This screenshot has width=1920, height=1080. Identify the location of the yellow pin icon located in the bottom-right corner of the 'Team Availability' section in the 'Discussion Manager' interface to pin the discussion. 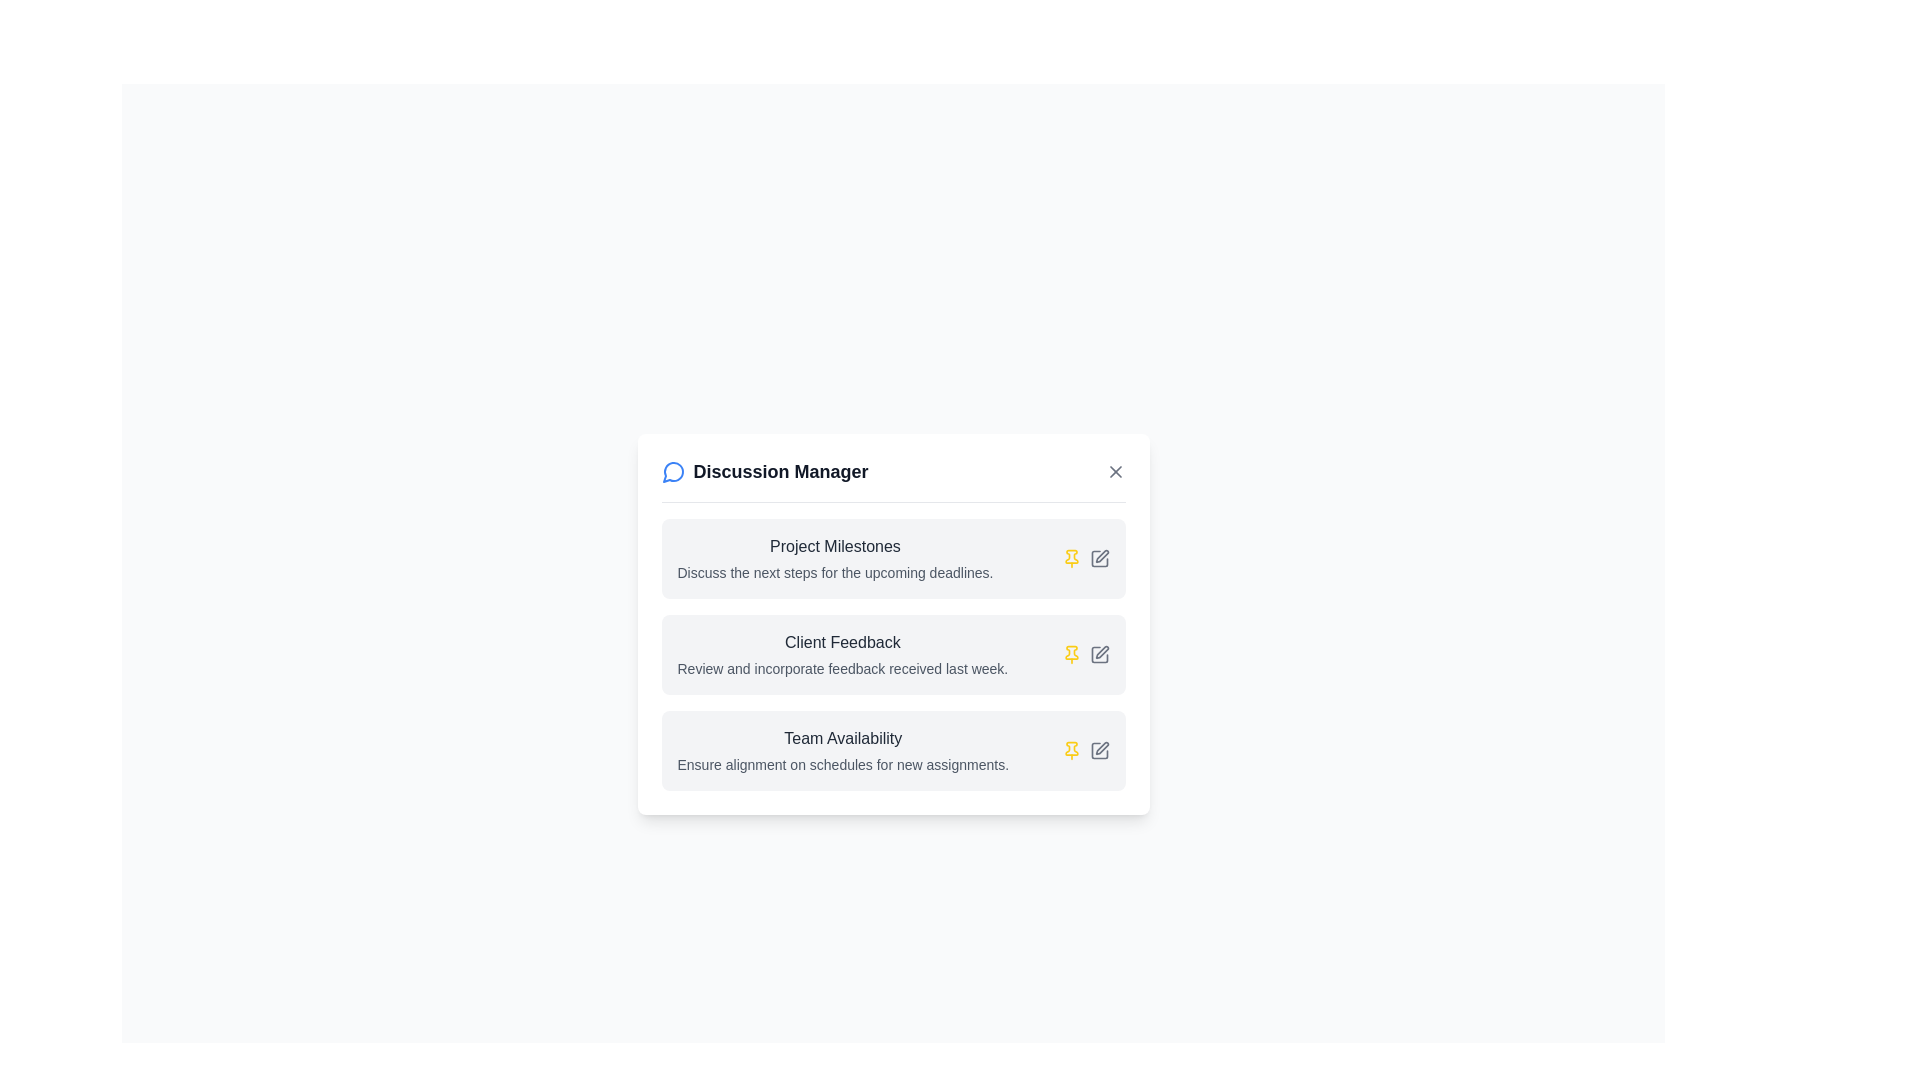
(1084, 750).